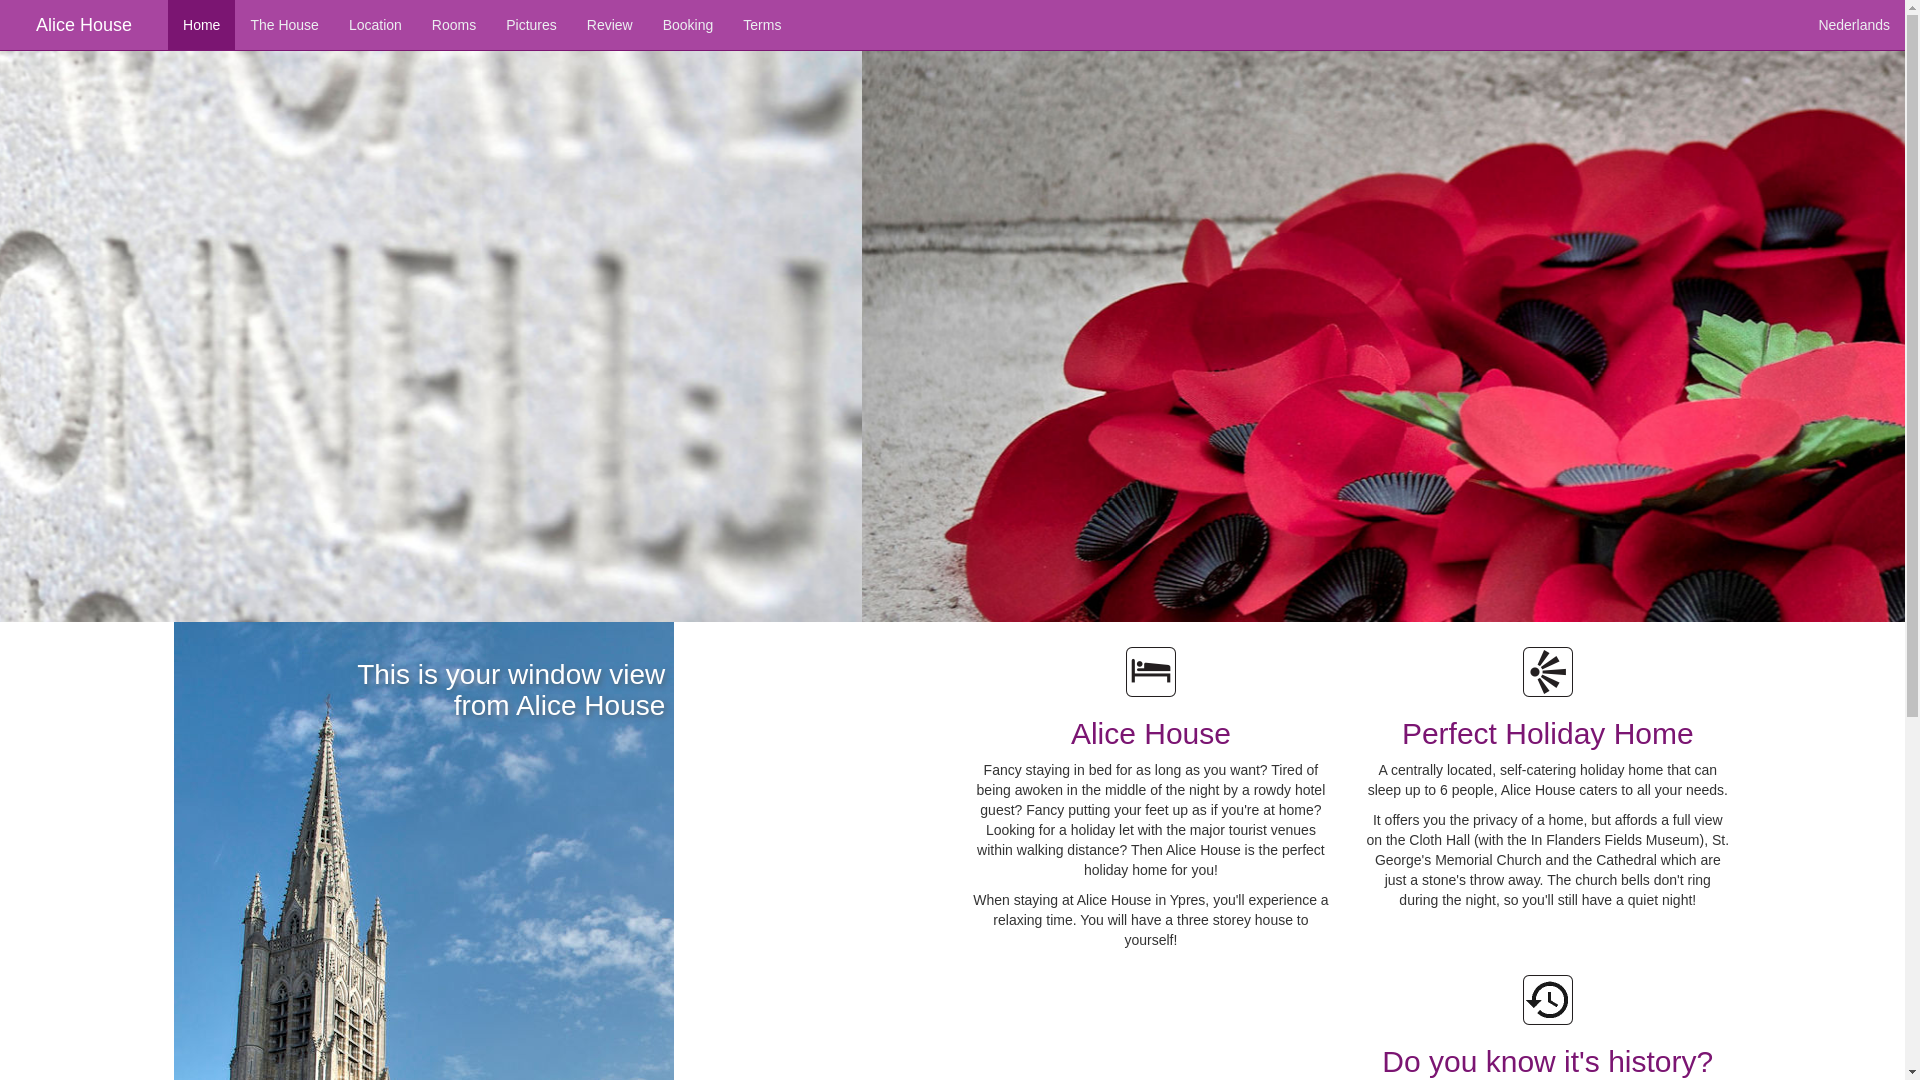  I want to click on 'Home, so click(168, 24).